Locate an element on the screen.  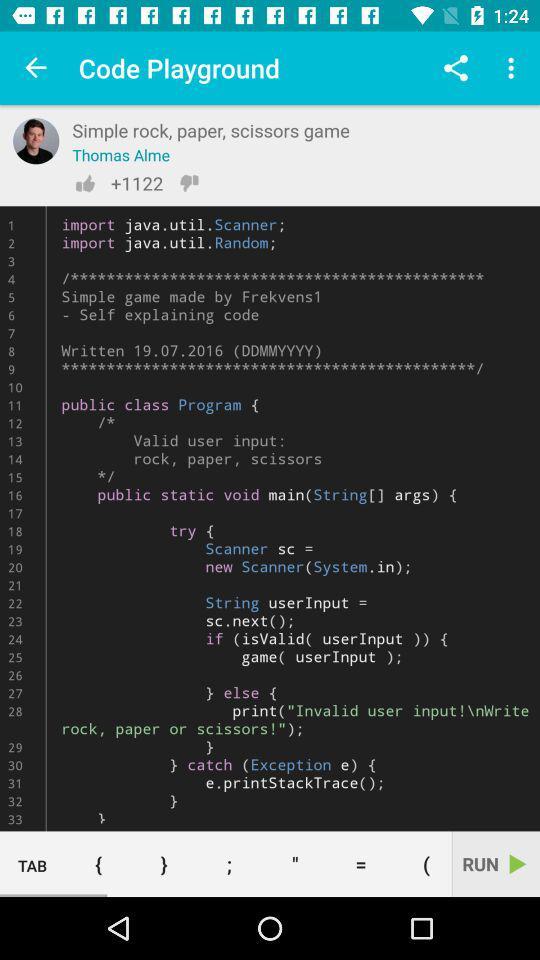
the item above the import java util is located at coordinates (513, 68).